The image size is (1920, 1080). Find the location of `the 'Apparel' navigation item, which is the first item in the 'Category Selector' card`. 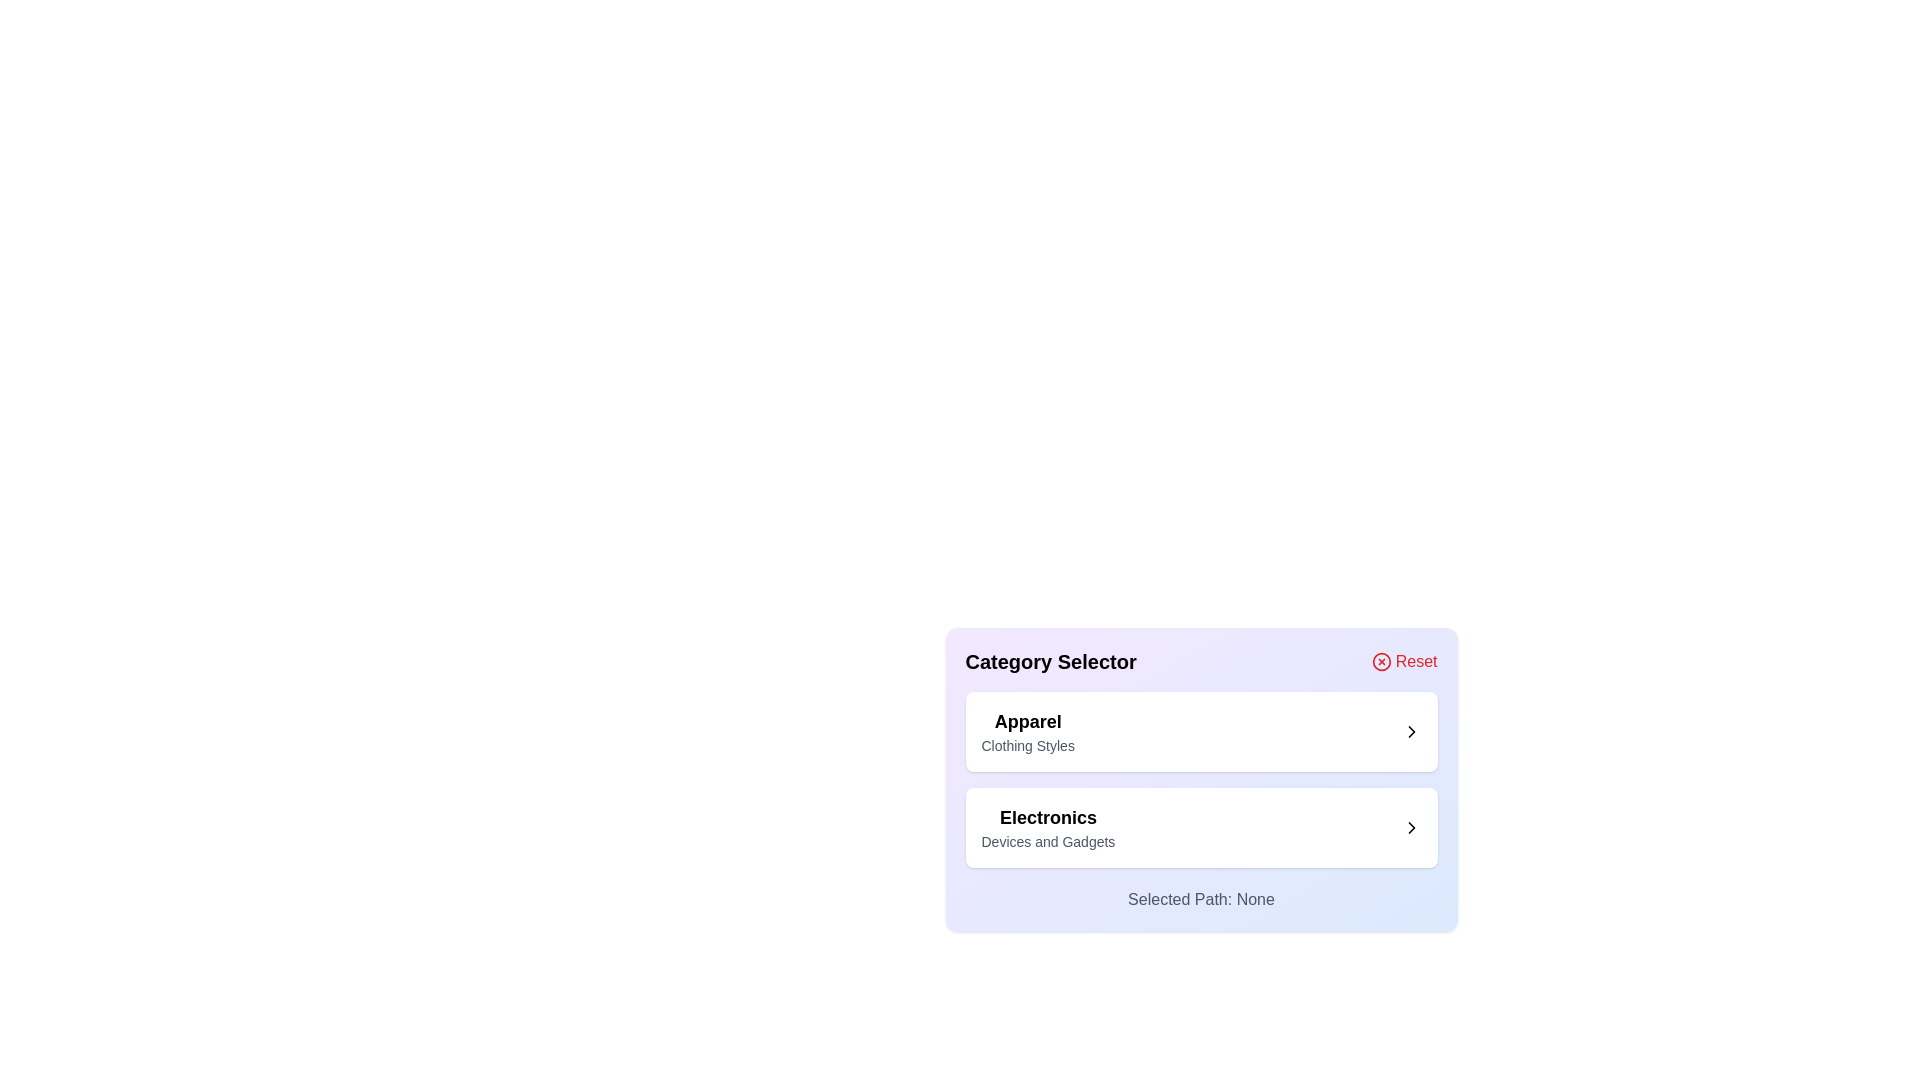

the 'Apparel' navigation item, which is the first item in the 'Category Selector' card is located at coordinates (1200, 732).